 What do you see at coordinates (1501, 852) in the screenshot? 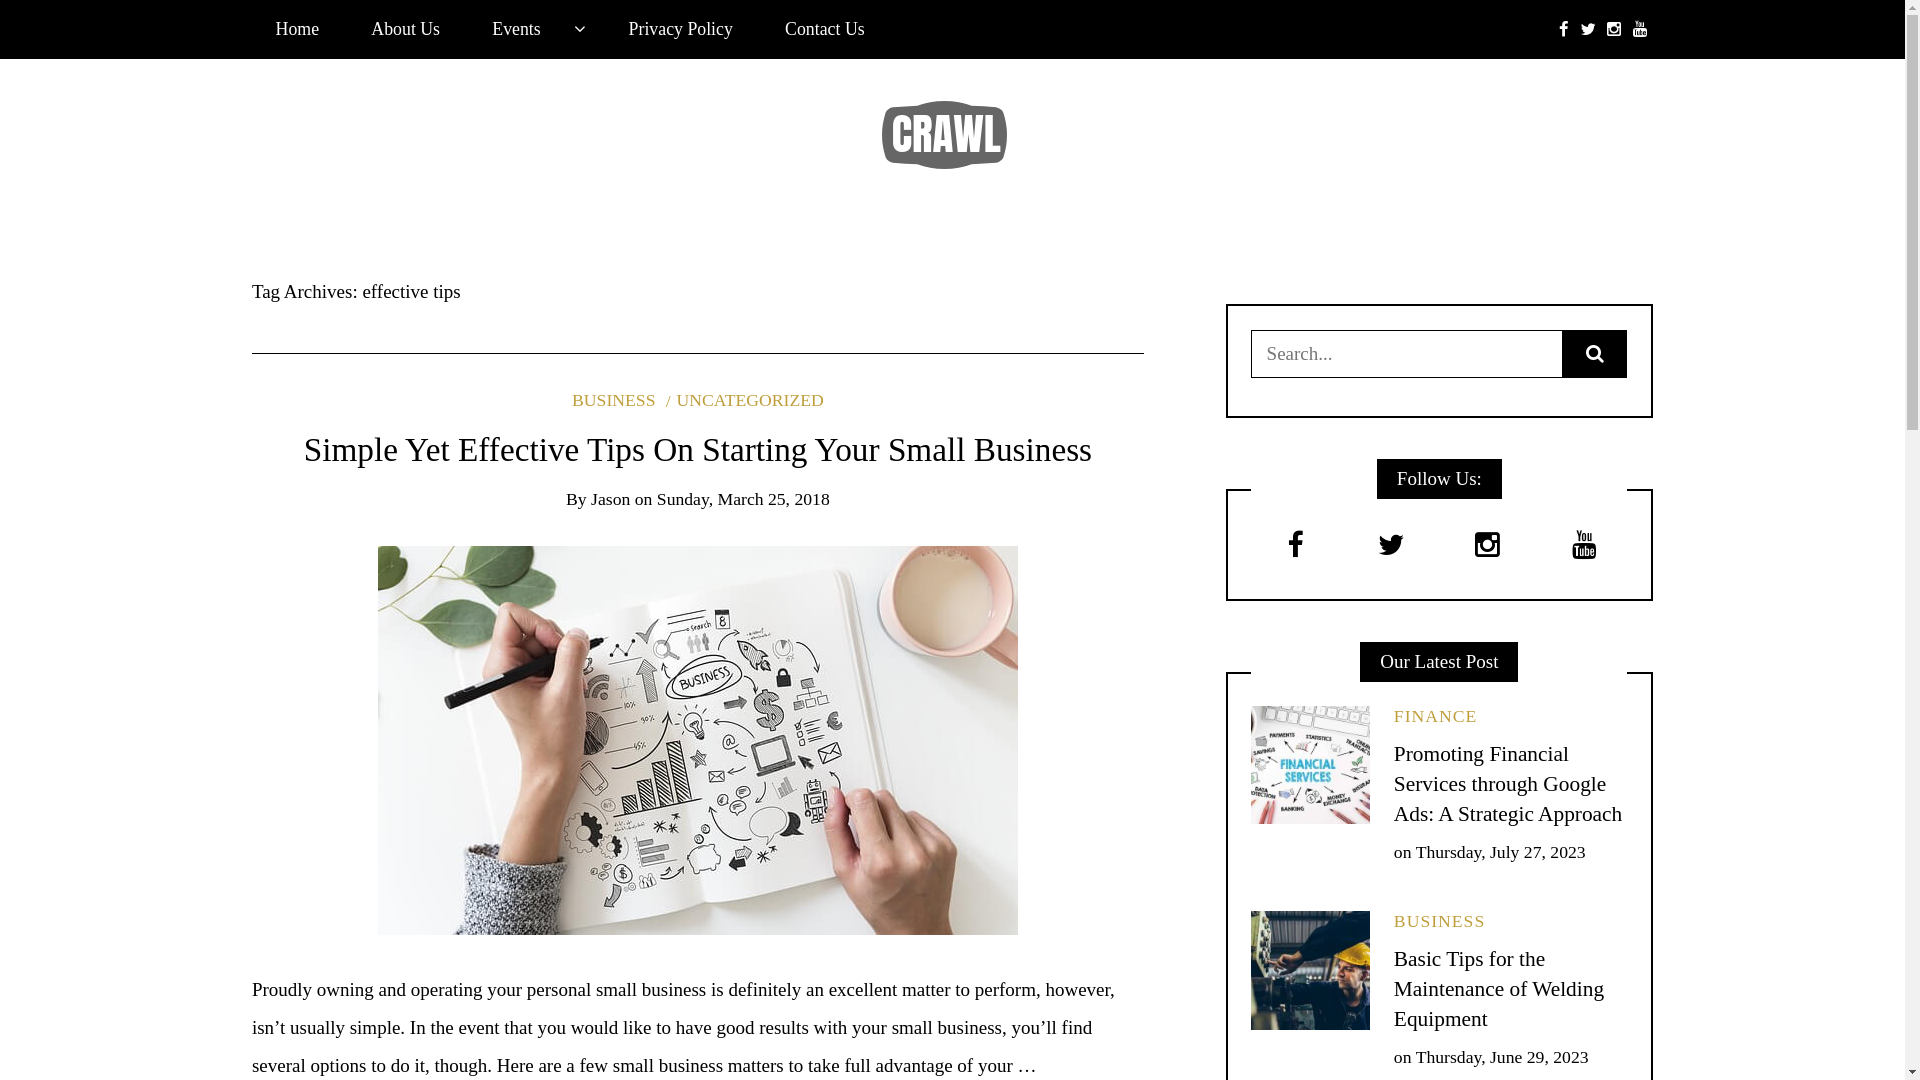
I see `'Thursday, July 27, 2023'` at bounding box center [1501, 852].